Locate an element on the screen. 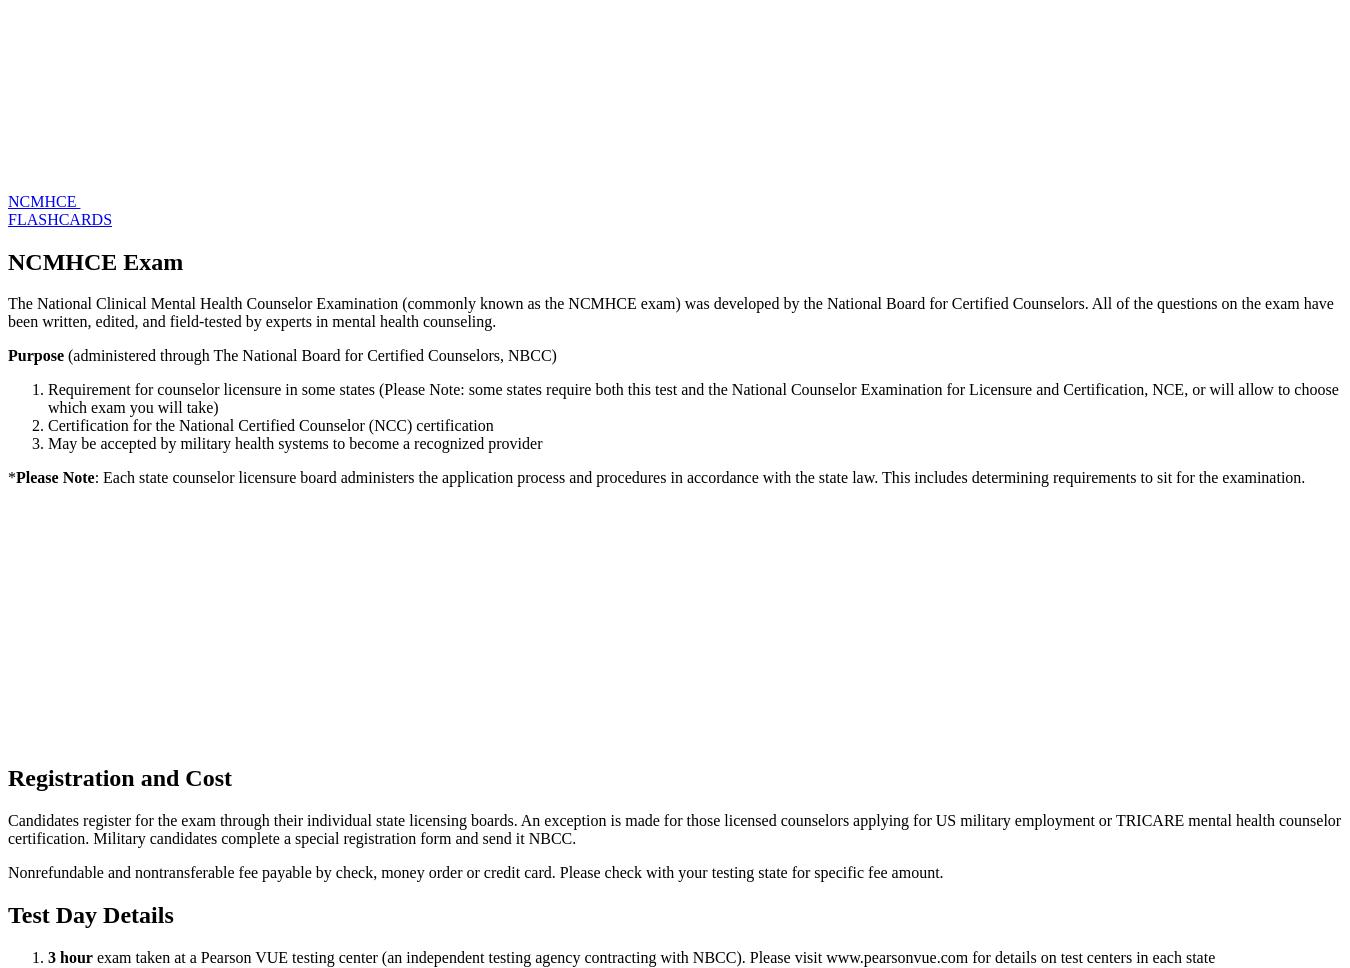 This screenshot has height=968, width=1350. 'Please Note' is located at coordinates (53, 476).